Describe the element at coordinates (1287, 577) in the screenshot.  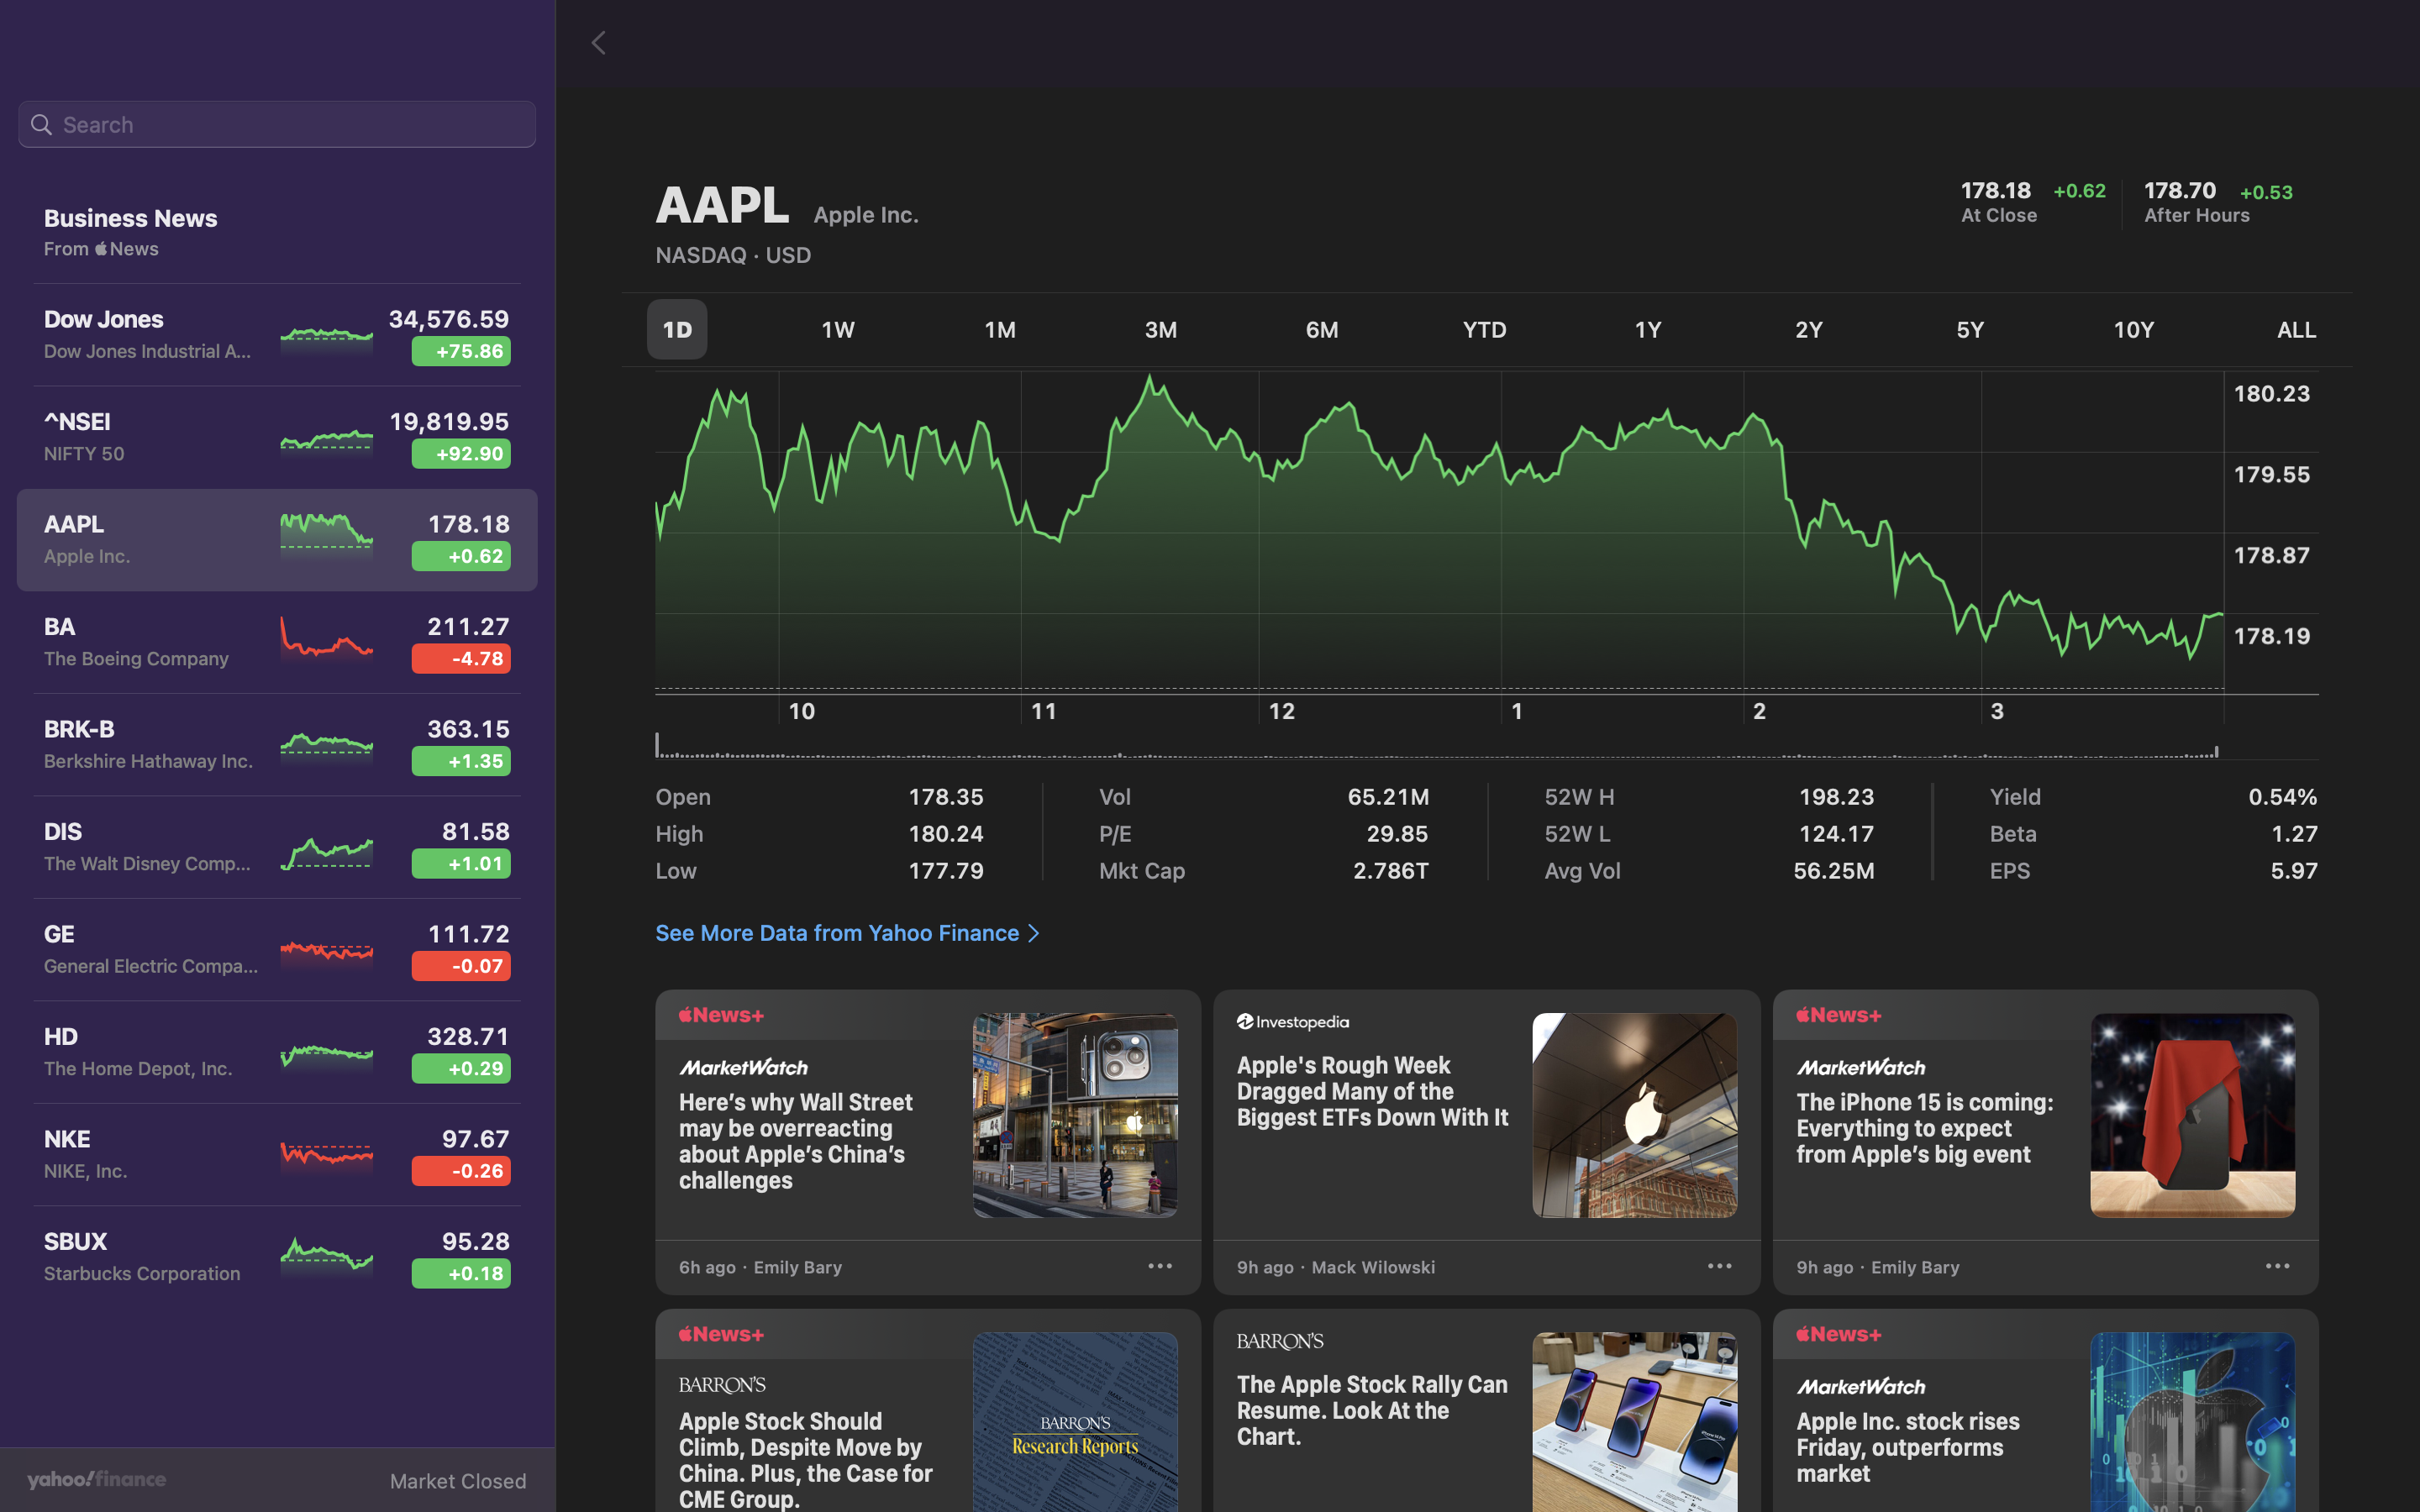
I see `Verify the stock adjustments for 12 o"clock noon` at that location.